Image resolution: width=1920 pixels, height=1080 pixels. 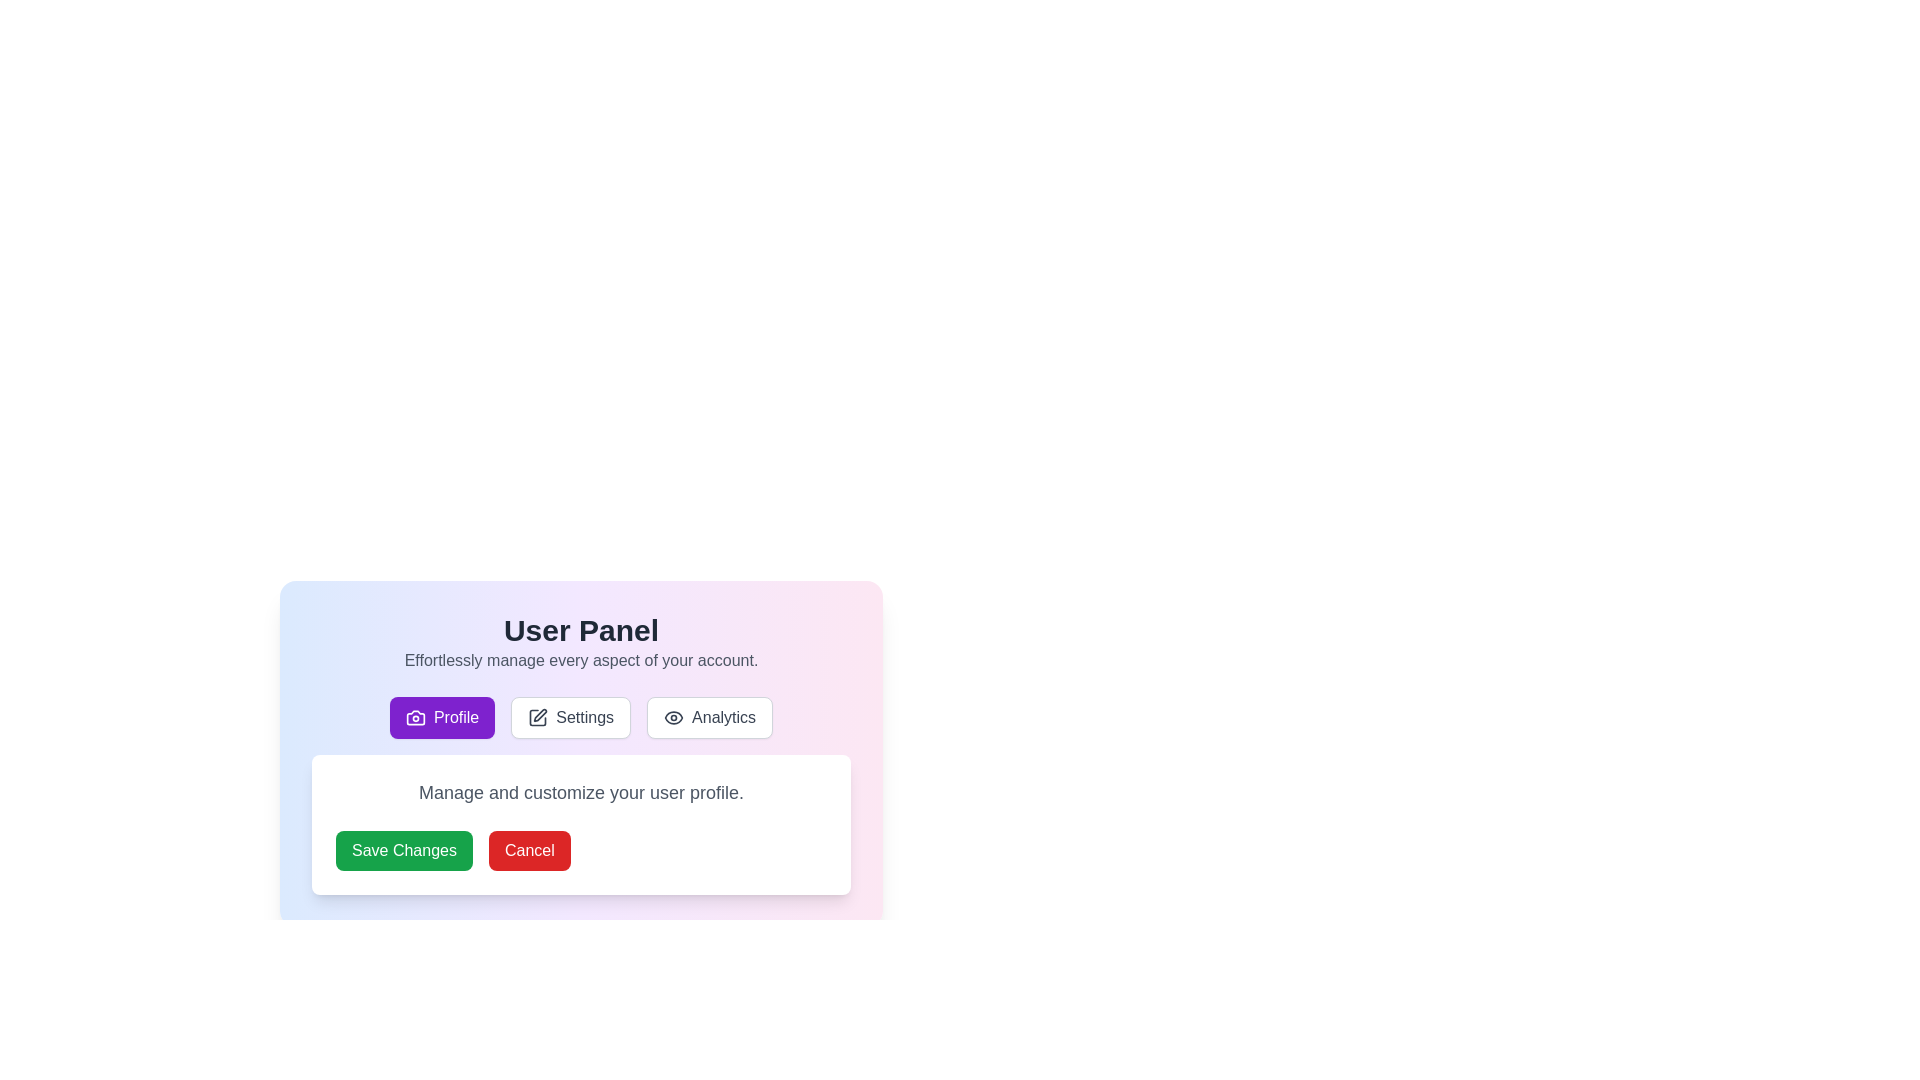 What do you see at coordinates (570, 716) in the screenshot?
I see `the Settings tab` at bounding box center [570, 716].